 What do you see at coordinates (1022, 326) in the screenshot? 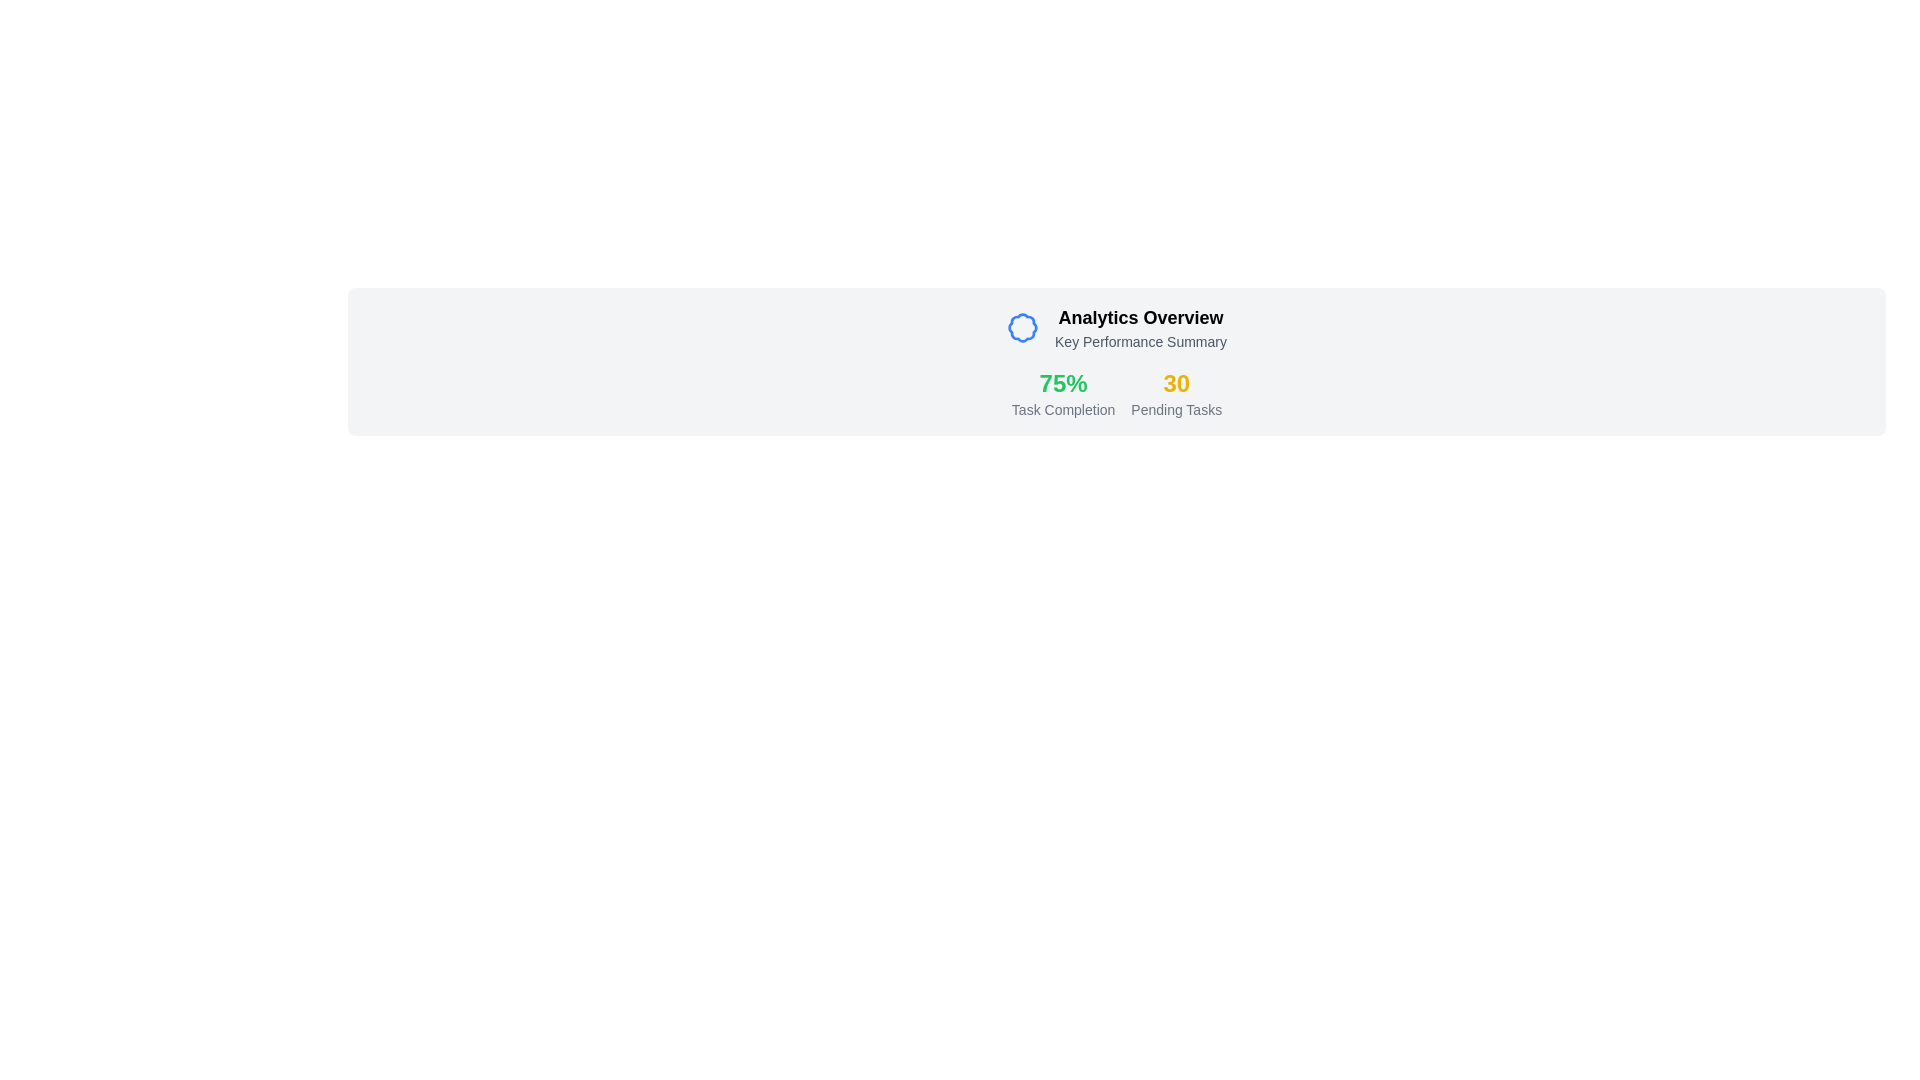
I see `the decorative icon for the analytics section, which is positioned to the far left of the 'Analytics Overview' title and above the 'Key Performance Summary' subtitle` at bounding box center [1022, 326].